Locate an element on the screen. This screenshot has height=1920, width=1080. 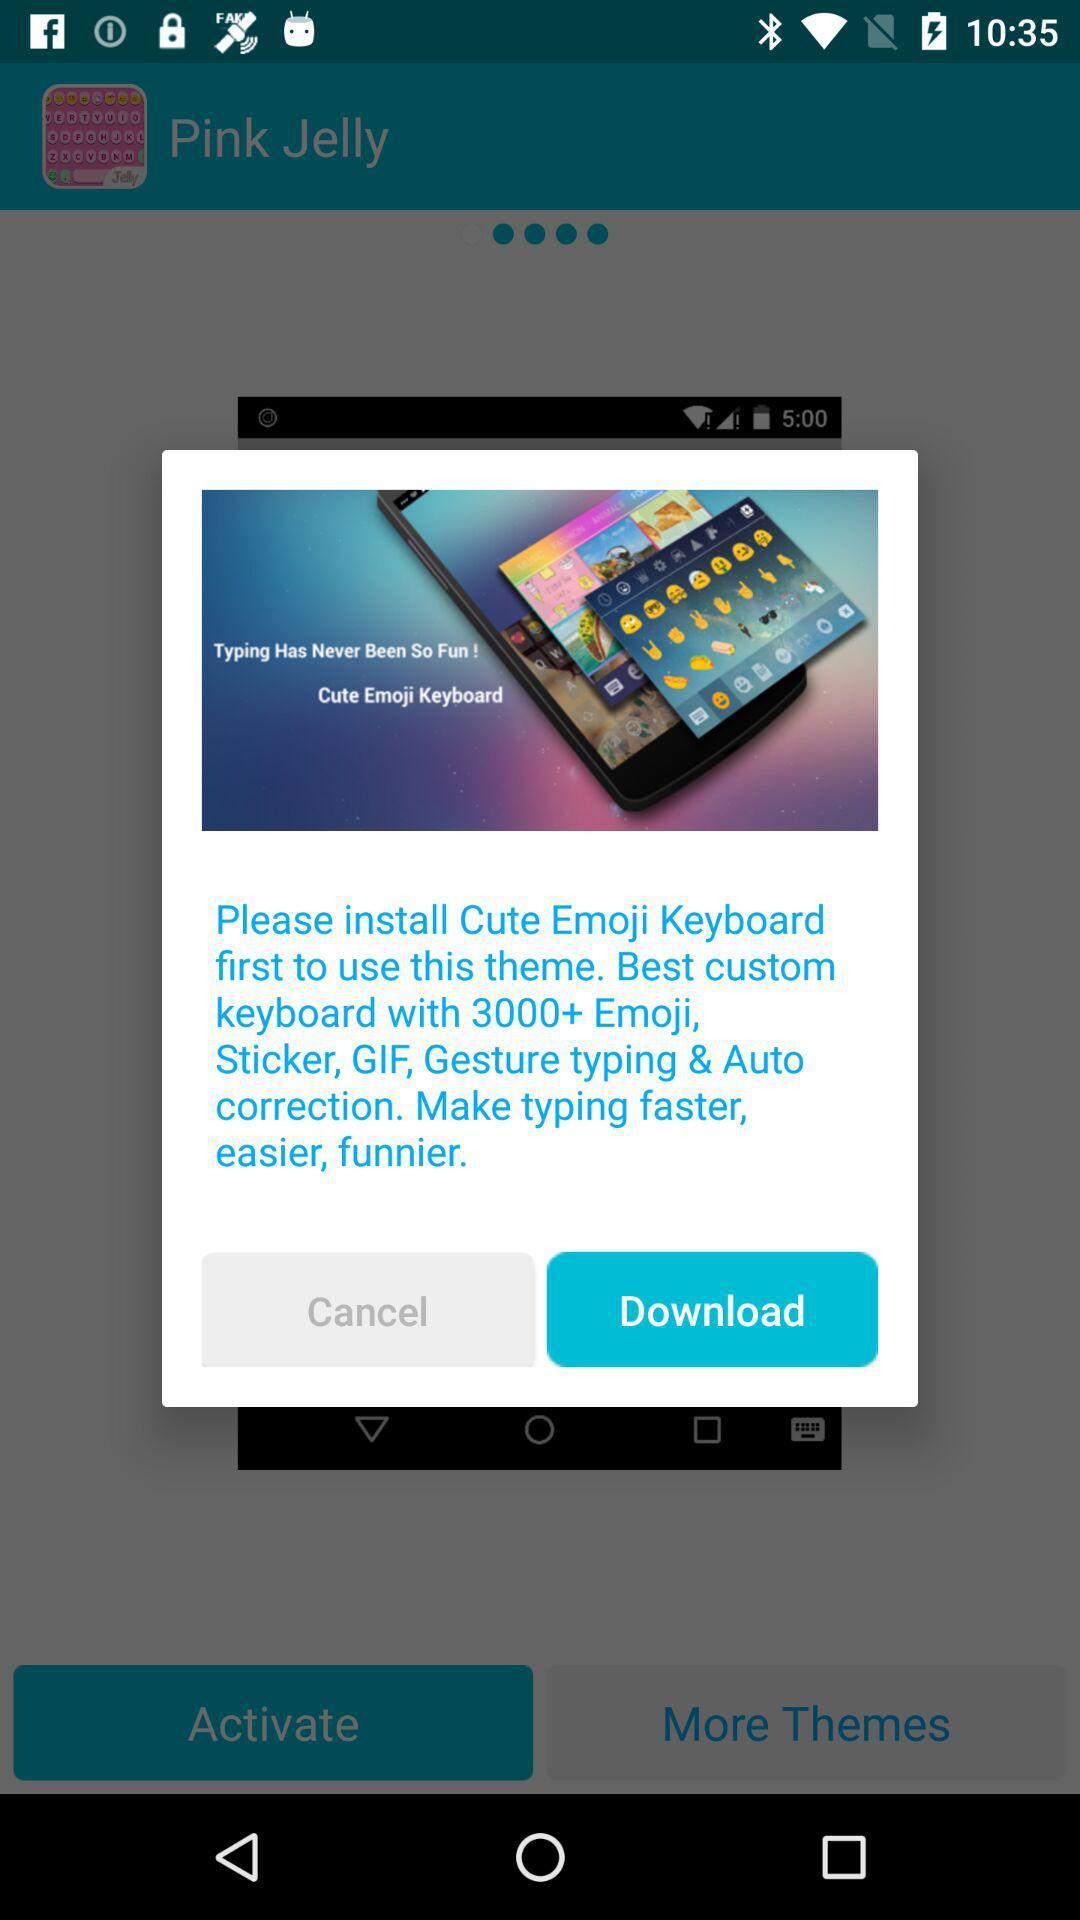
item below the please install cute is located at coordinates (367, 1310).